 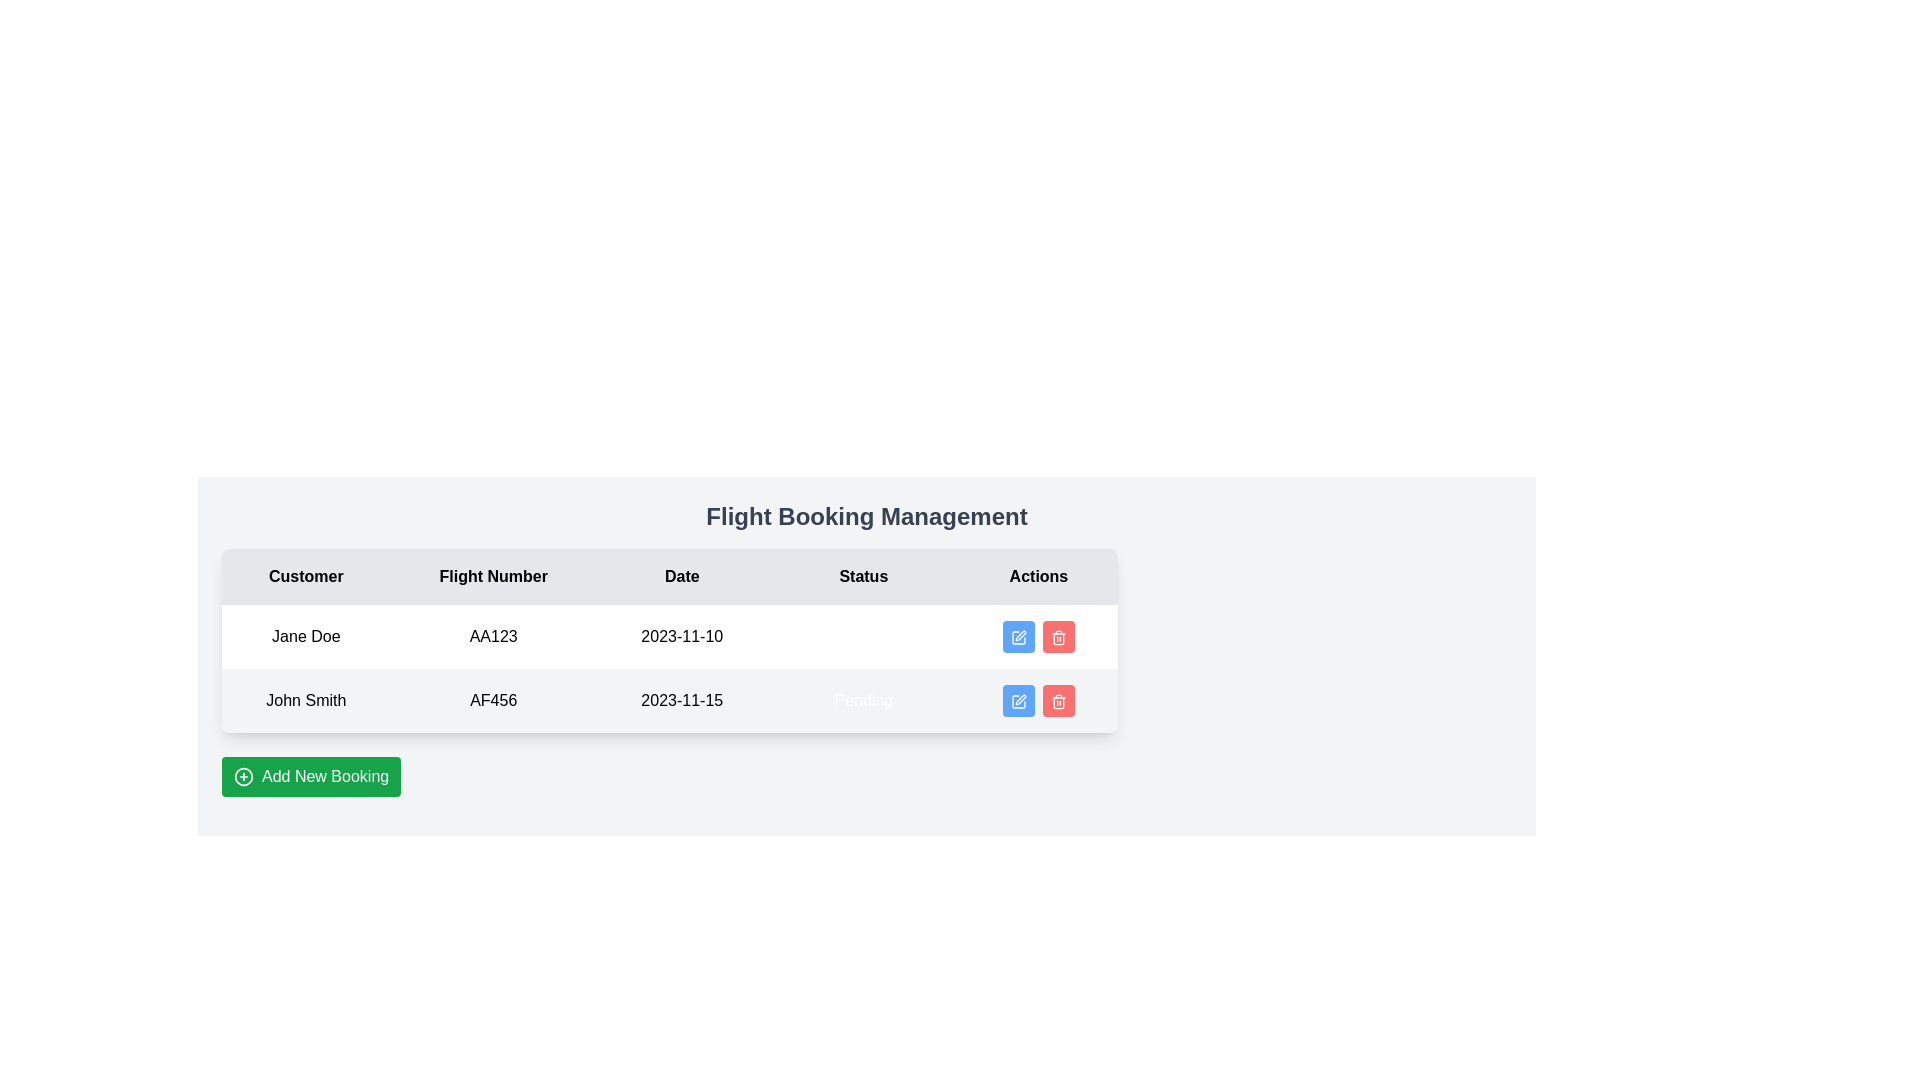 I want to click on the green plus symbol icon enclosed within a circle, located on the left side of the 'Add New Booking' button, near the bottom-left corner of the interface, so click(x=243, y=775).